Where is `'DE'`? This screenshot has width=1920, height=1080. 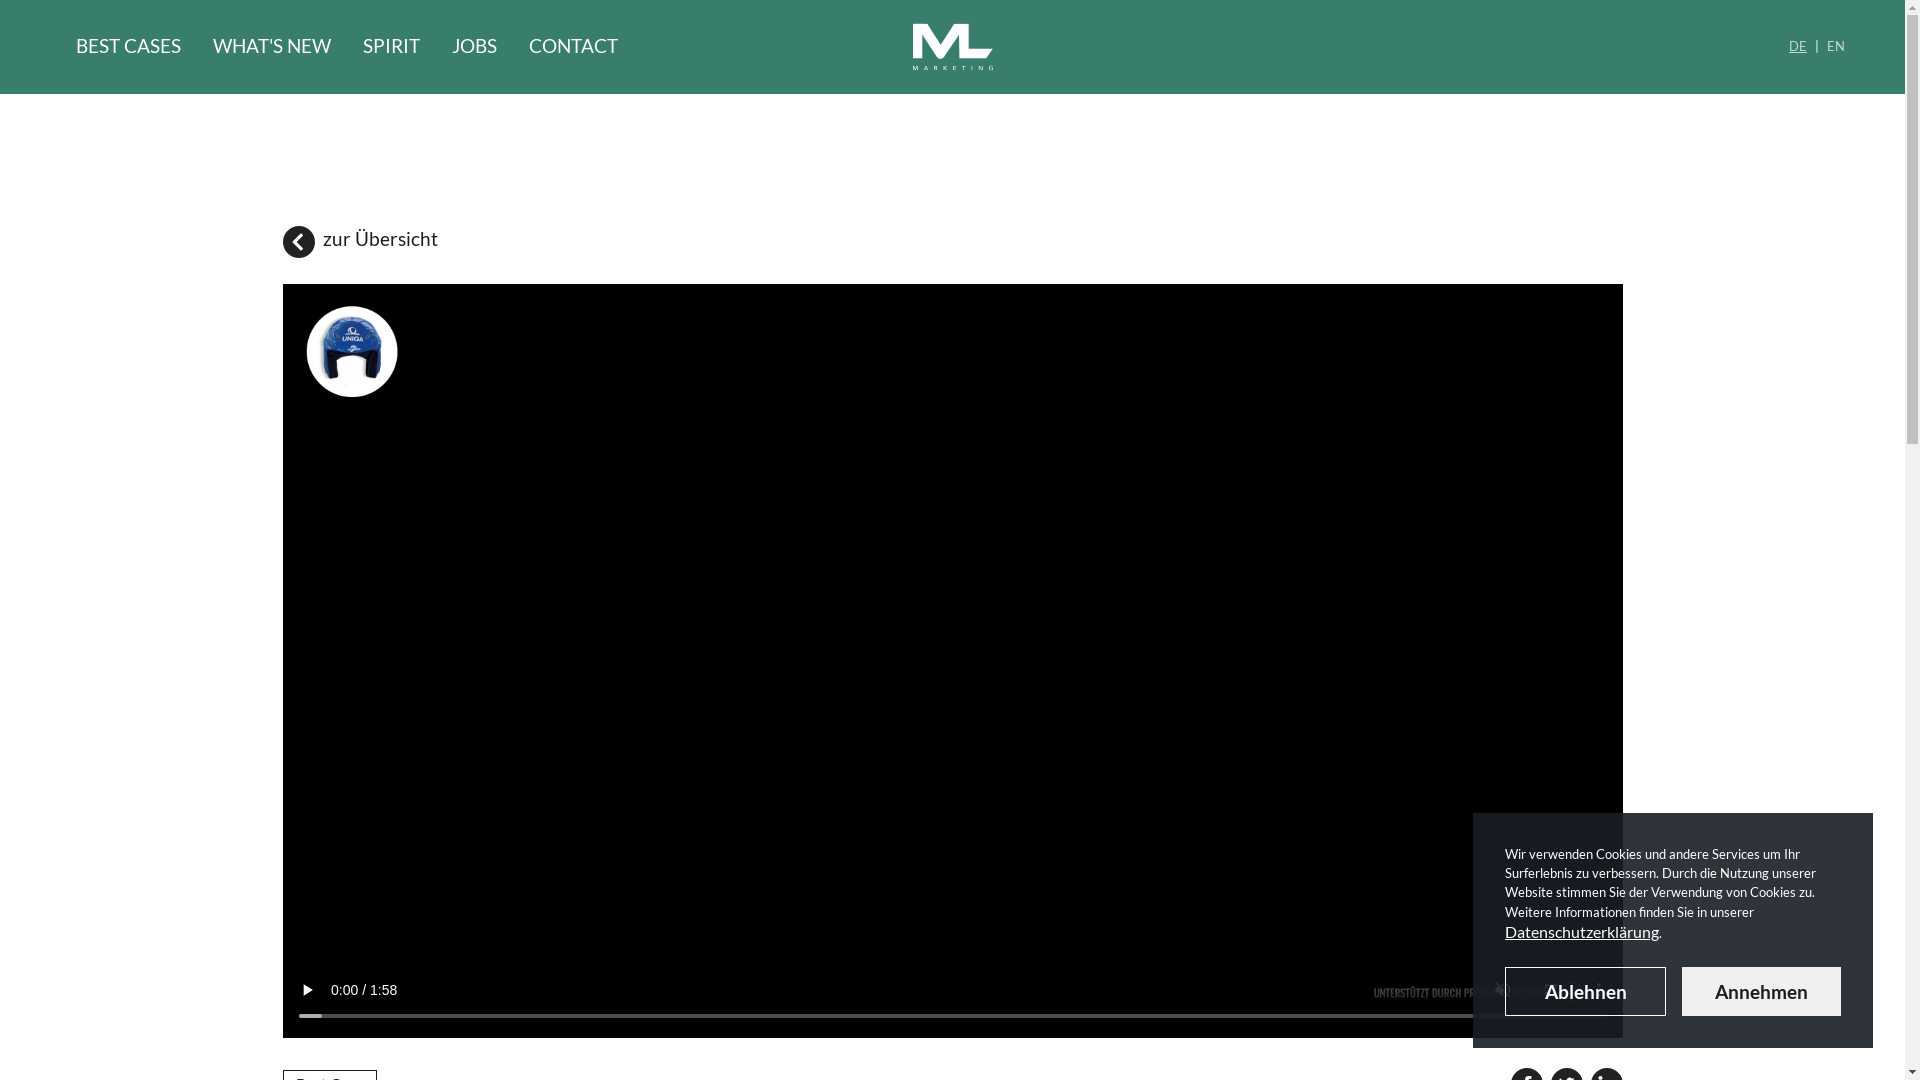 'DE' is located at coordinates (1789, 46).